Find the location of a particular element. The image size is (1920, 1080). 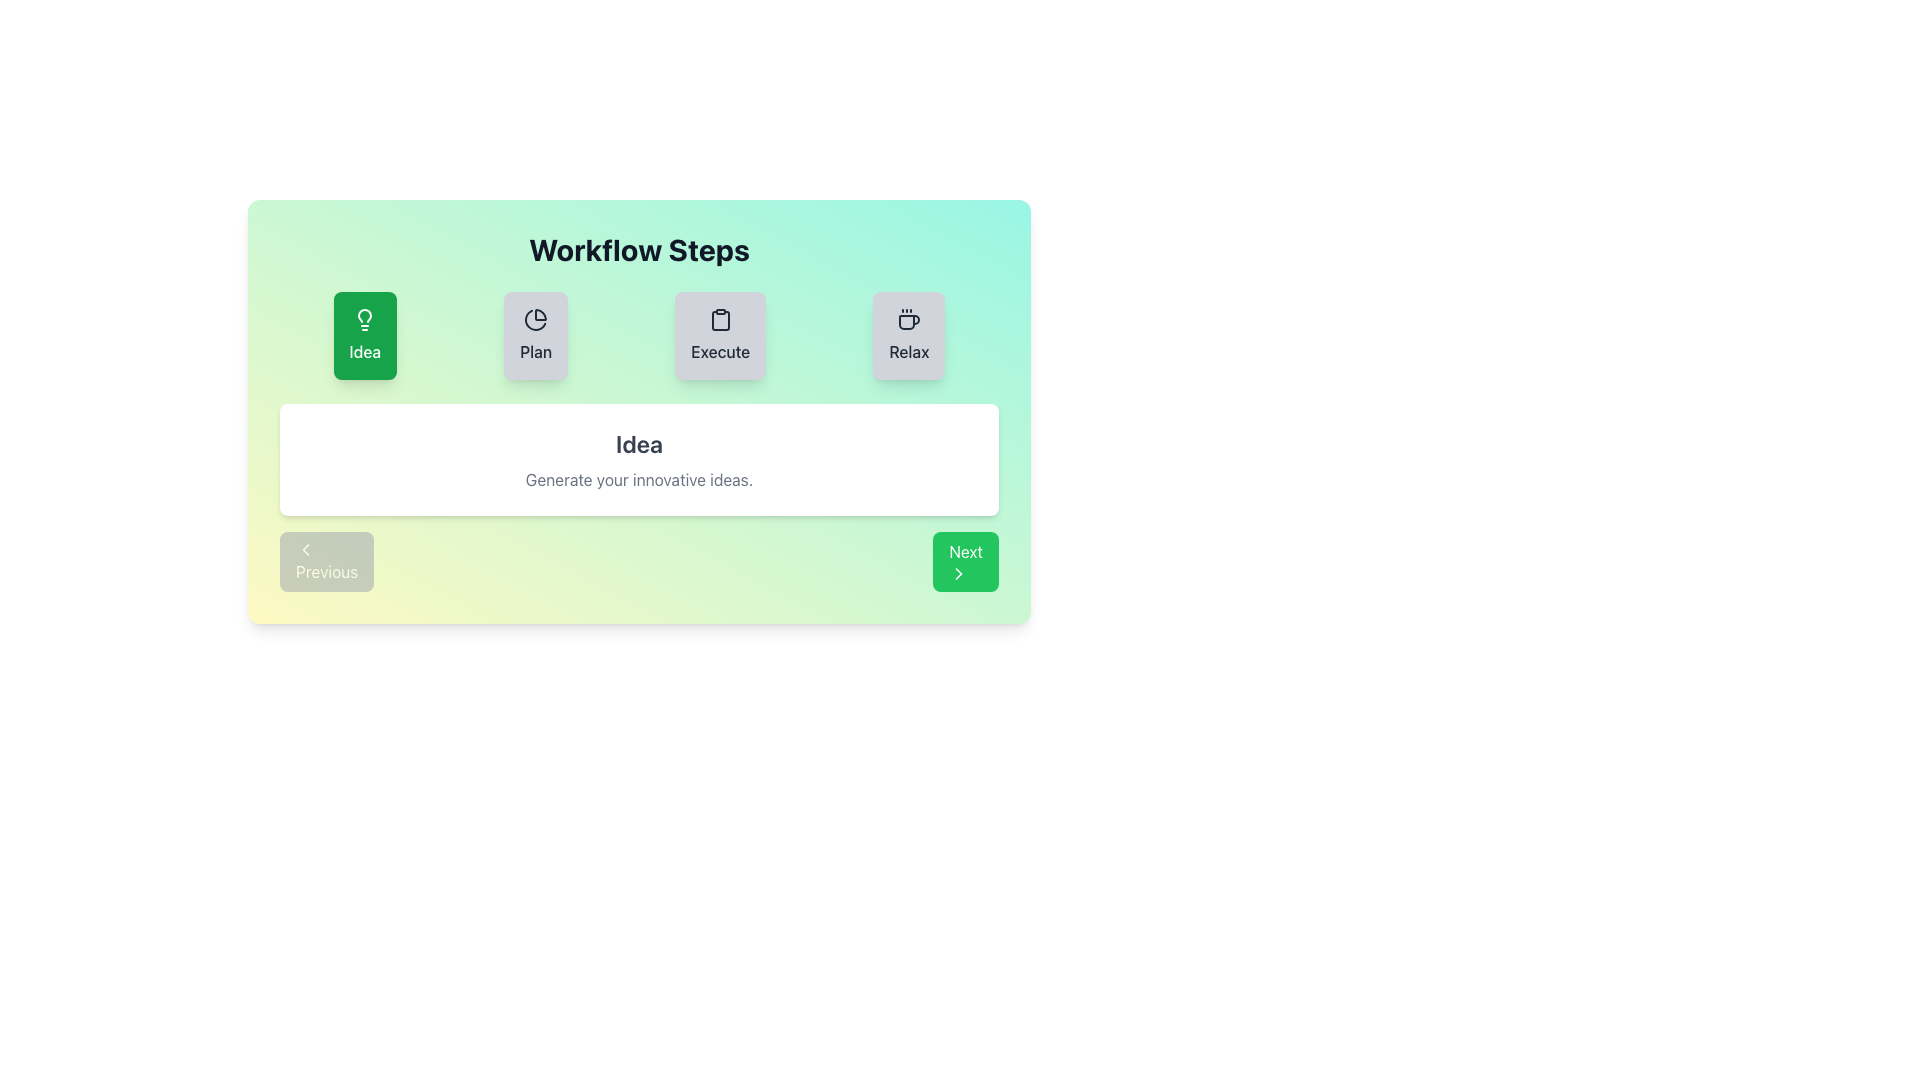

the text label that indicates the functionality of the idea stage in the workflow steps, located at the top-left area of the interface is located at coordinates (365, 350).